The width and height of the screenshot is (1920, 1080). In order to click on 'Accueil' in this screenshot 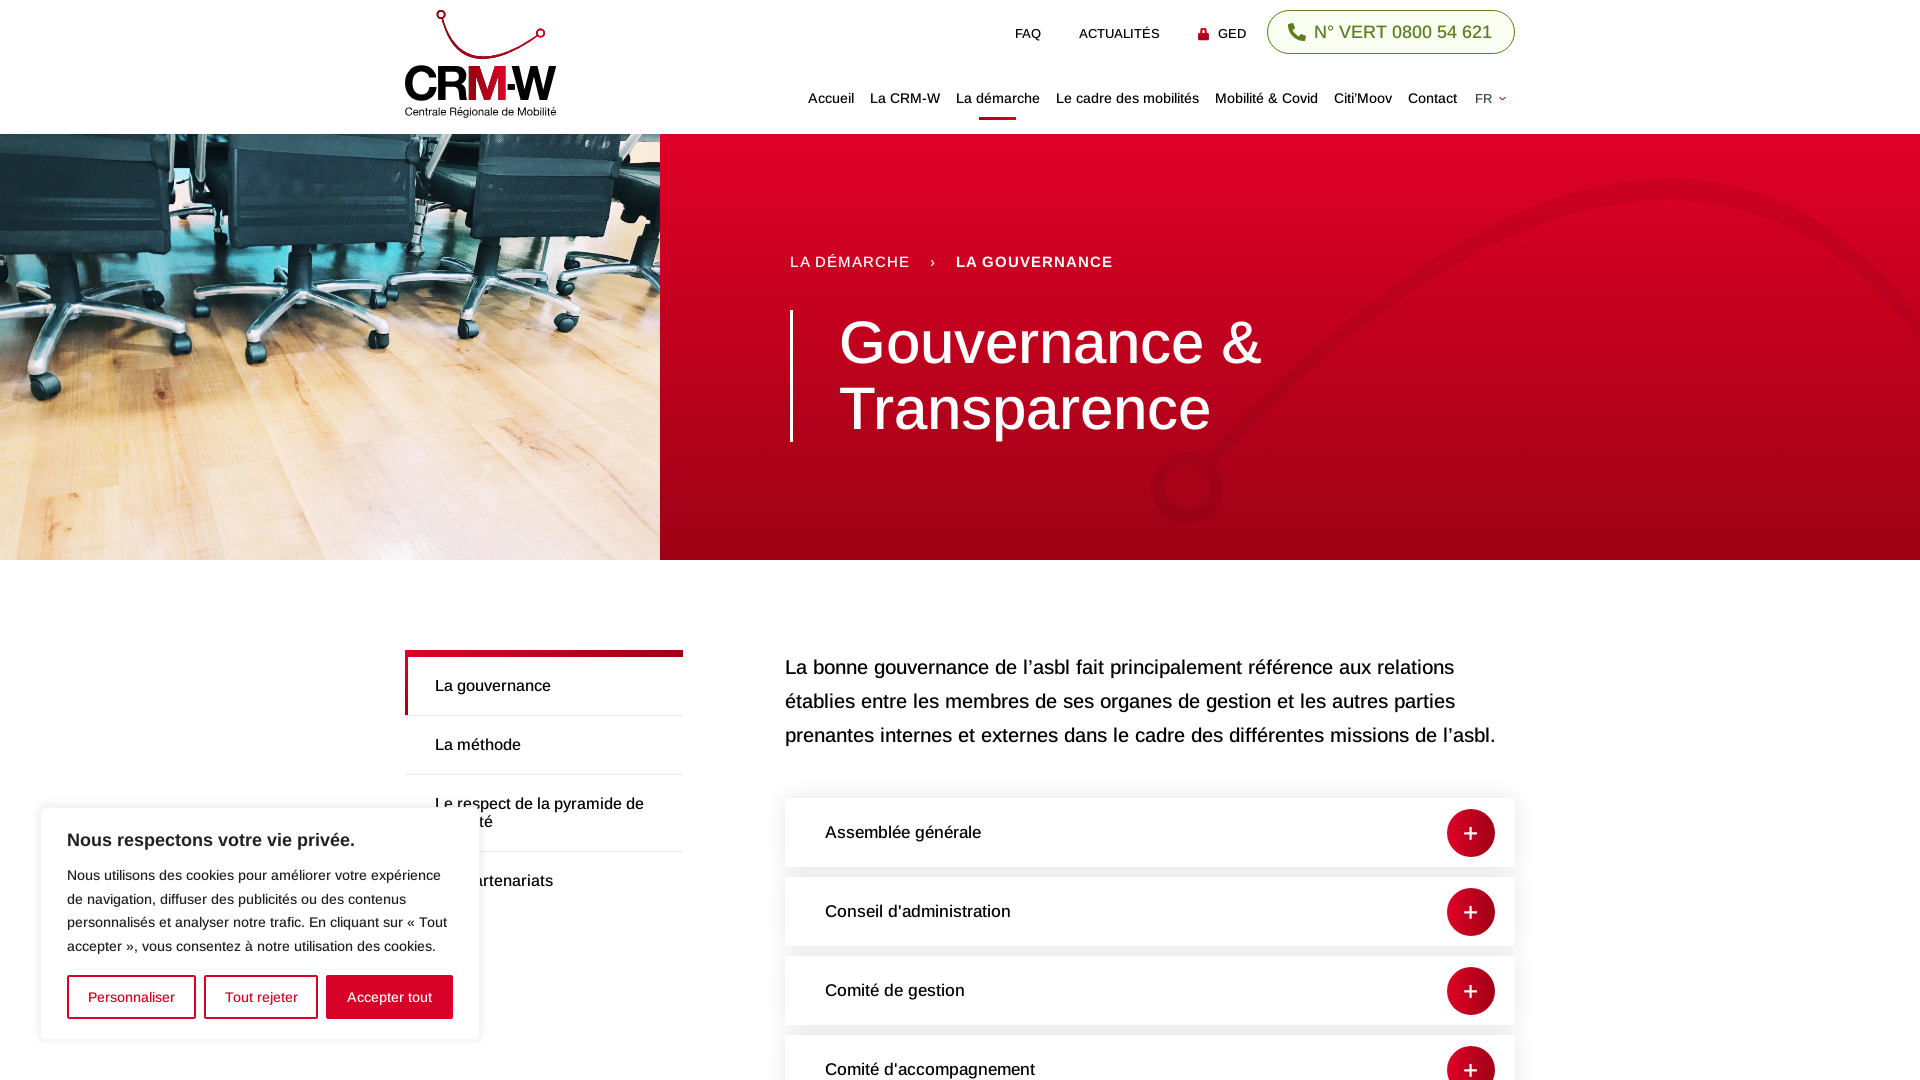, I will do `click(830, 97)`.